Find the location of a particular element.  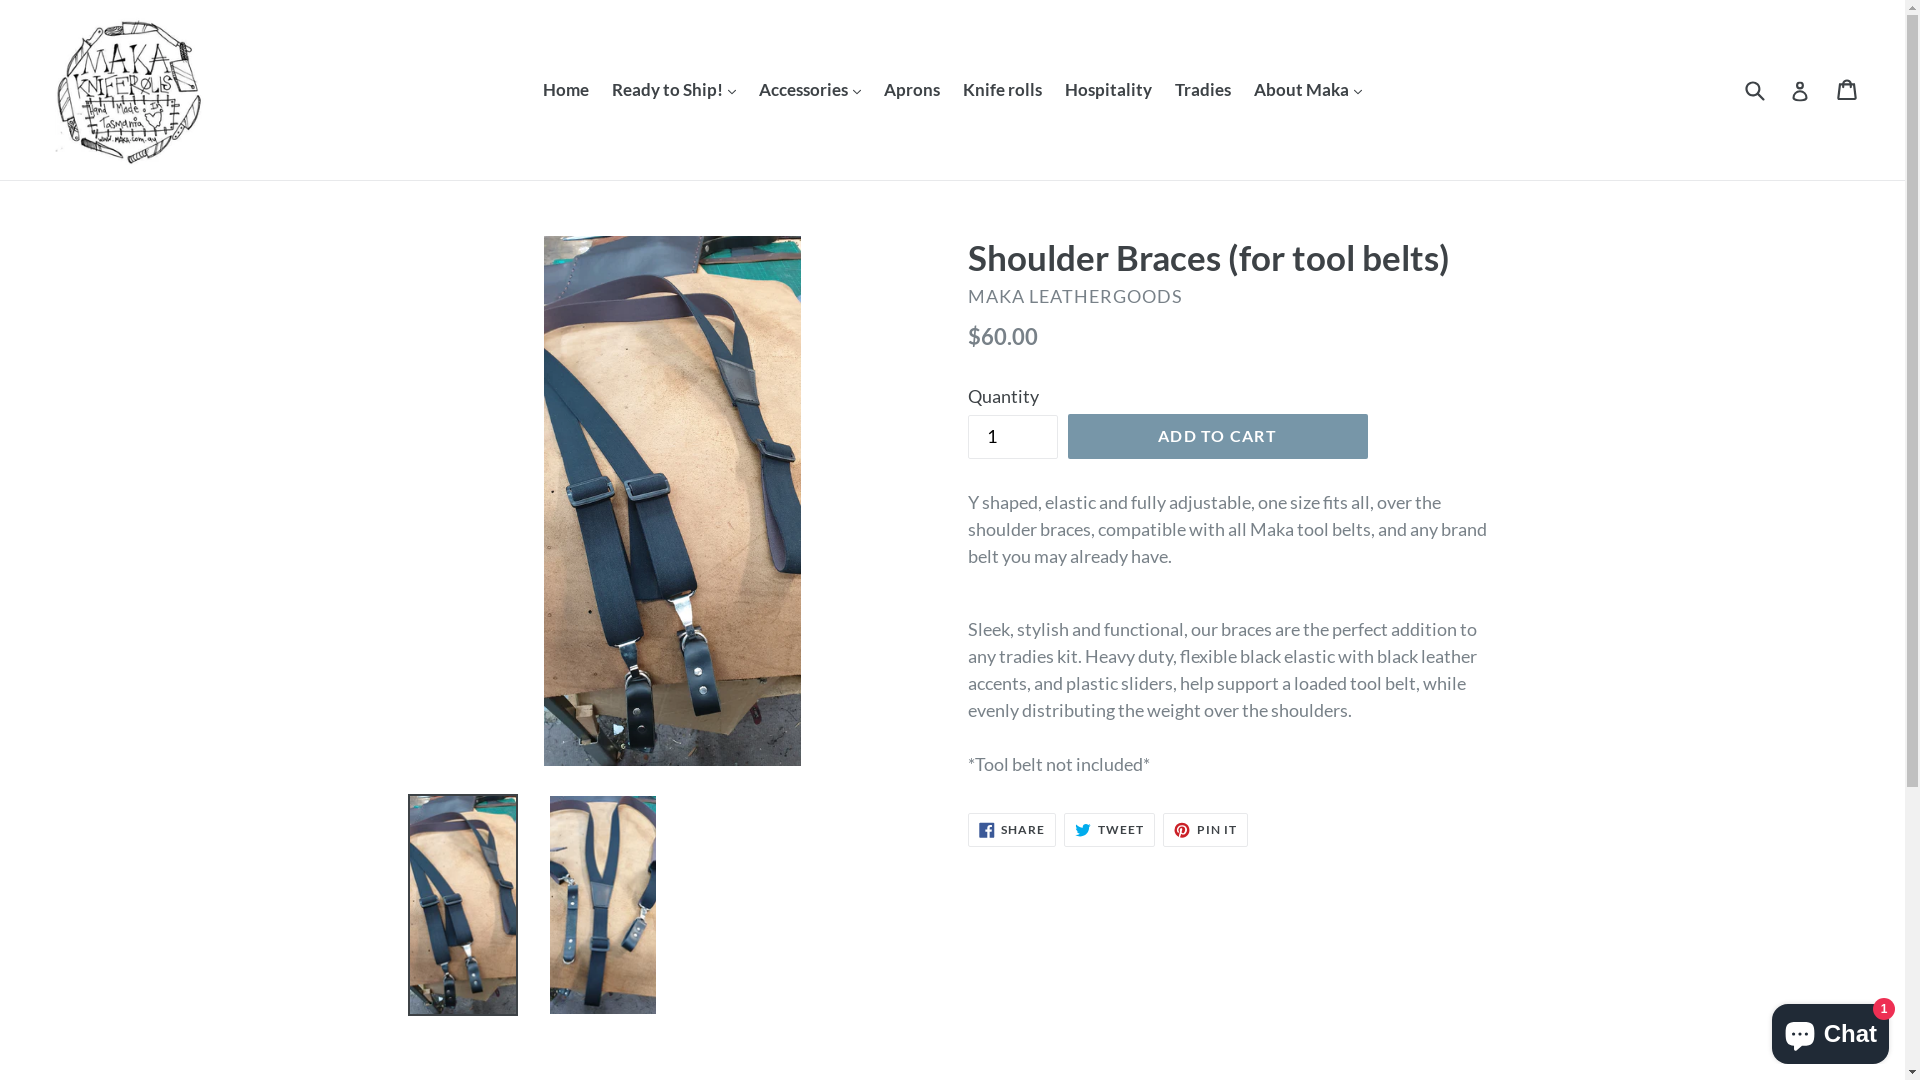

'Shopify online store chat' is located at coordinates (1830, 1029).